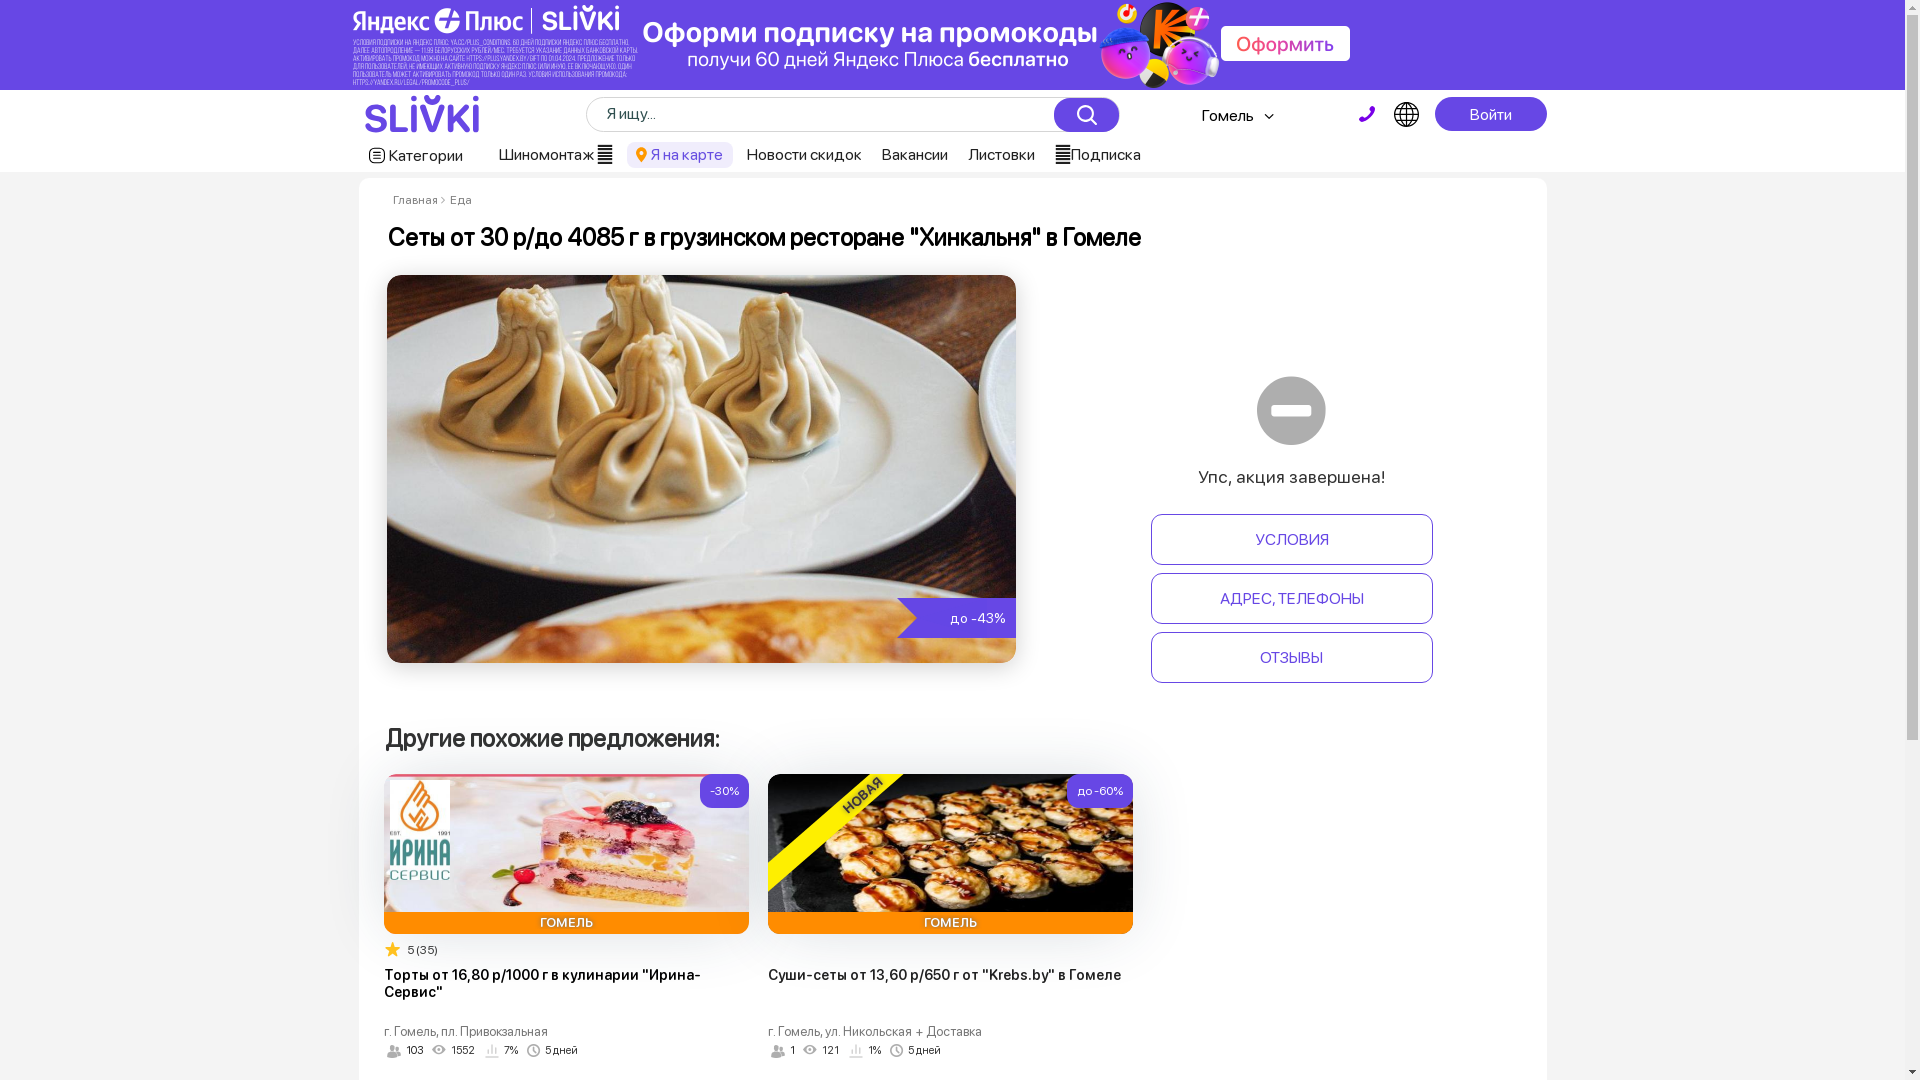 The image size is (1920, 1080). Describe the element at coordinates (1366, 114) in the screenshot. I see `' '` at that location.